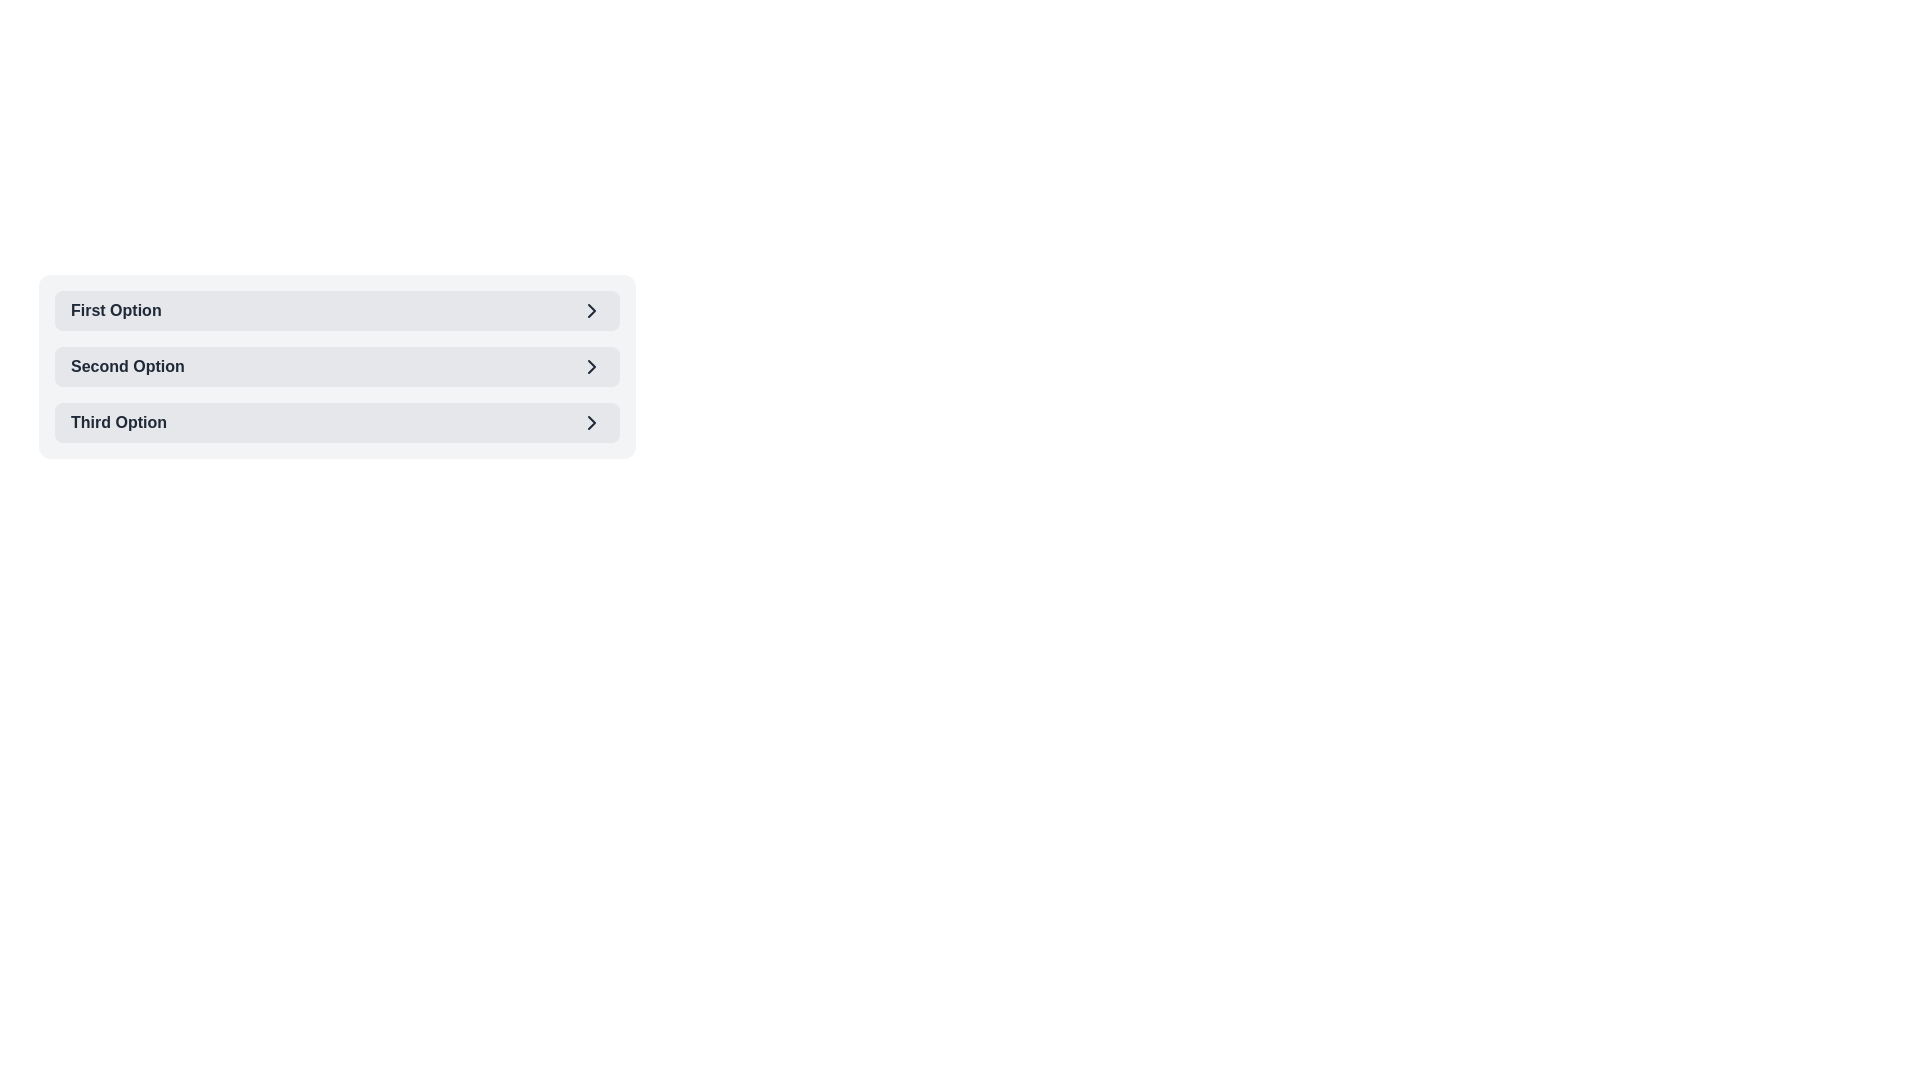 The height and width of the screenshot is (1080, 1920). What do you see at coordinates (590, 366) in the screenshot?
I see `the rightward-pointing chevron icon in the 'Second Option' row to indicate interactivity` at bounding box center [590, 366].